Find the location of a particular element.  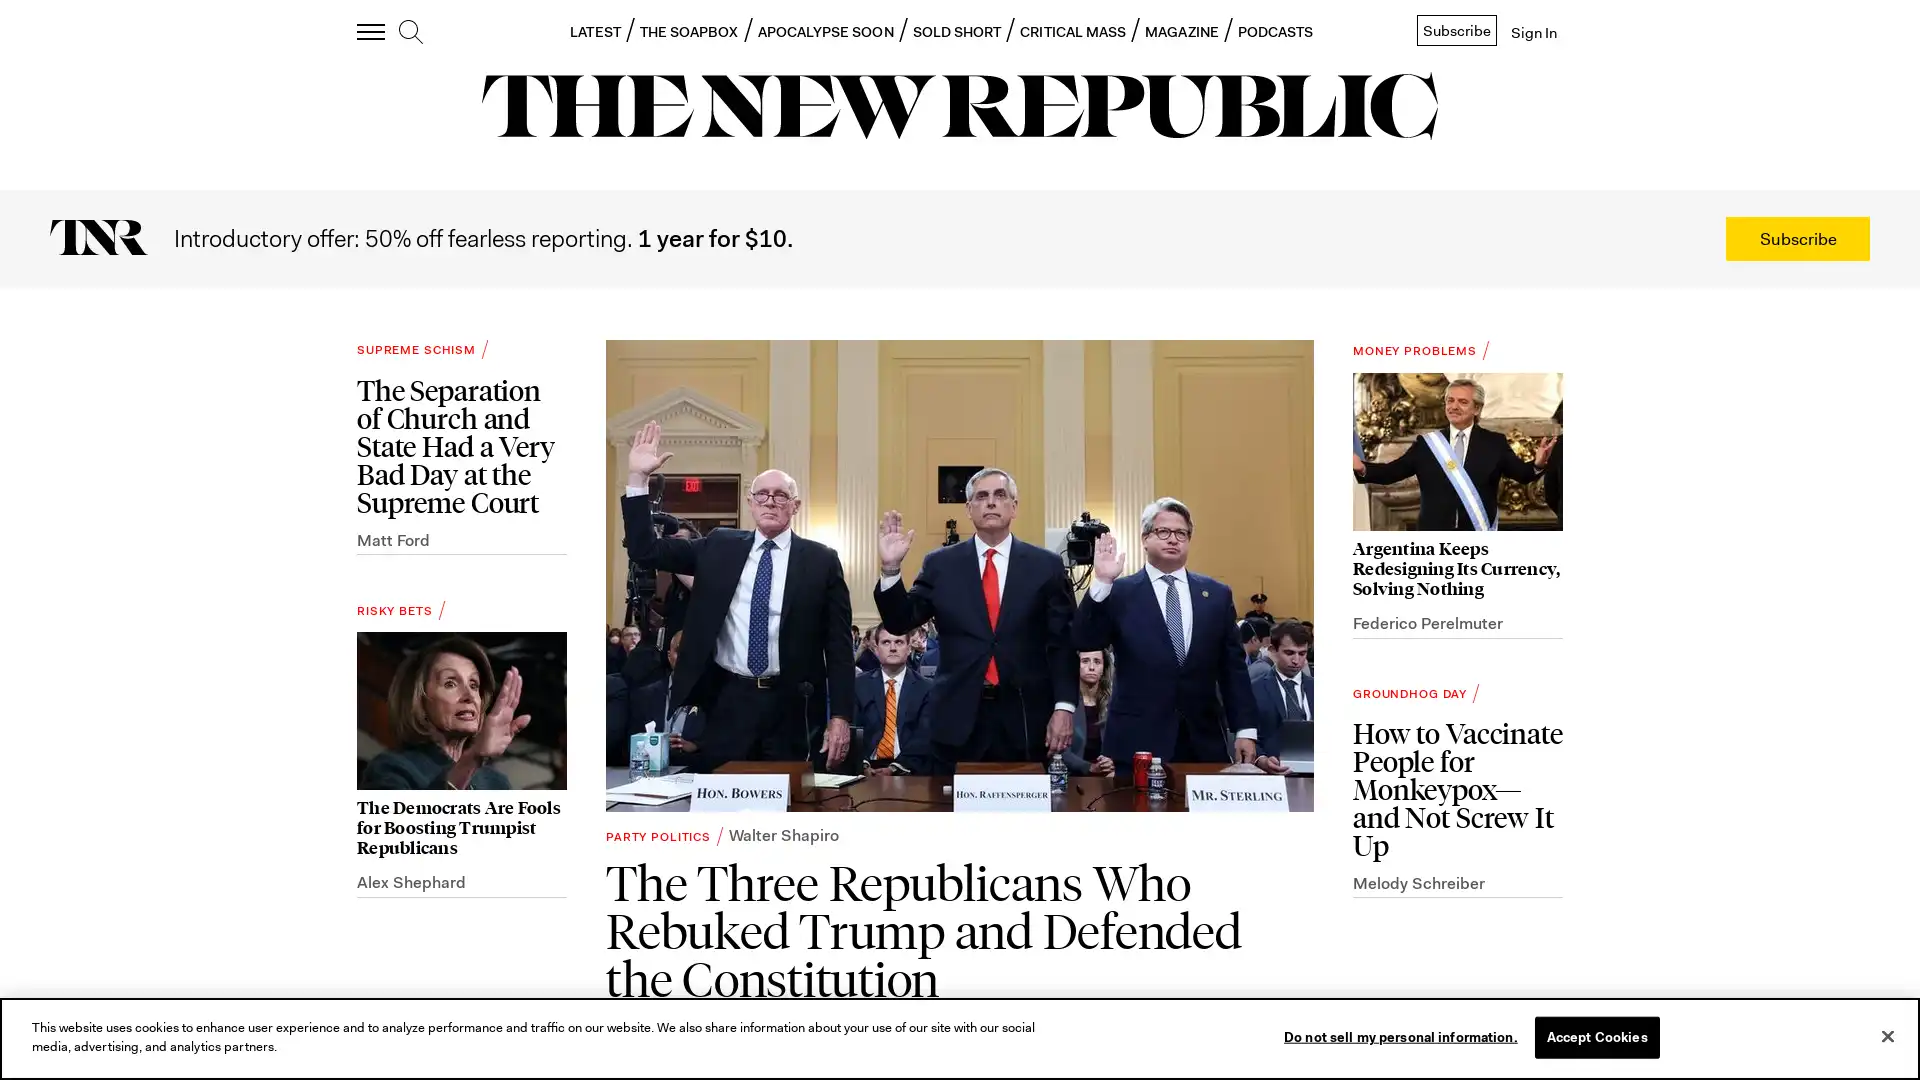

Subscribe is located at coordinates (1798, 238).